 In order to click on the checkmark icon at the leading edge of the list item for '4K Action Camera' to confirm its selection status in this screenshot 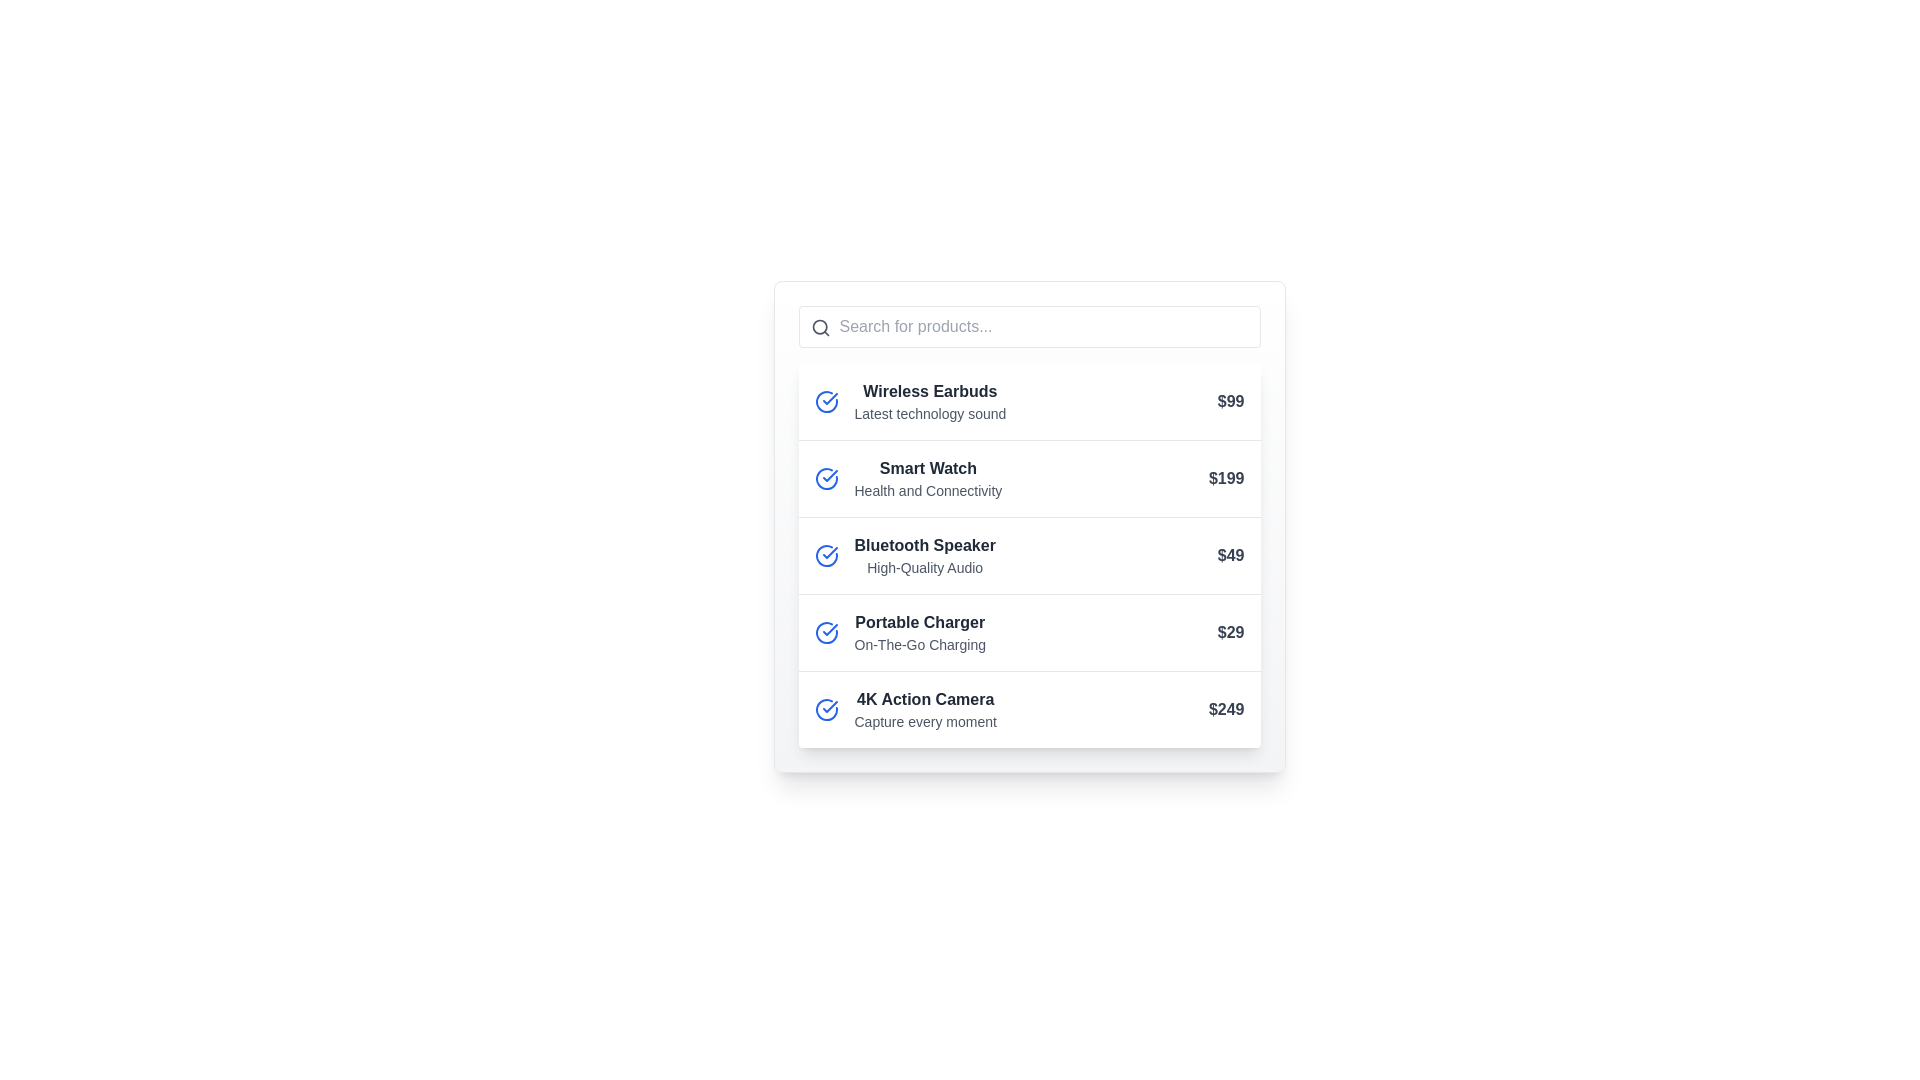, I will do `click(826, 708)`.